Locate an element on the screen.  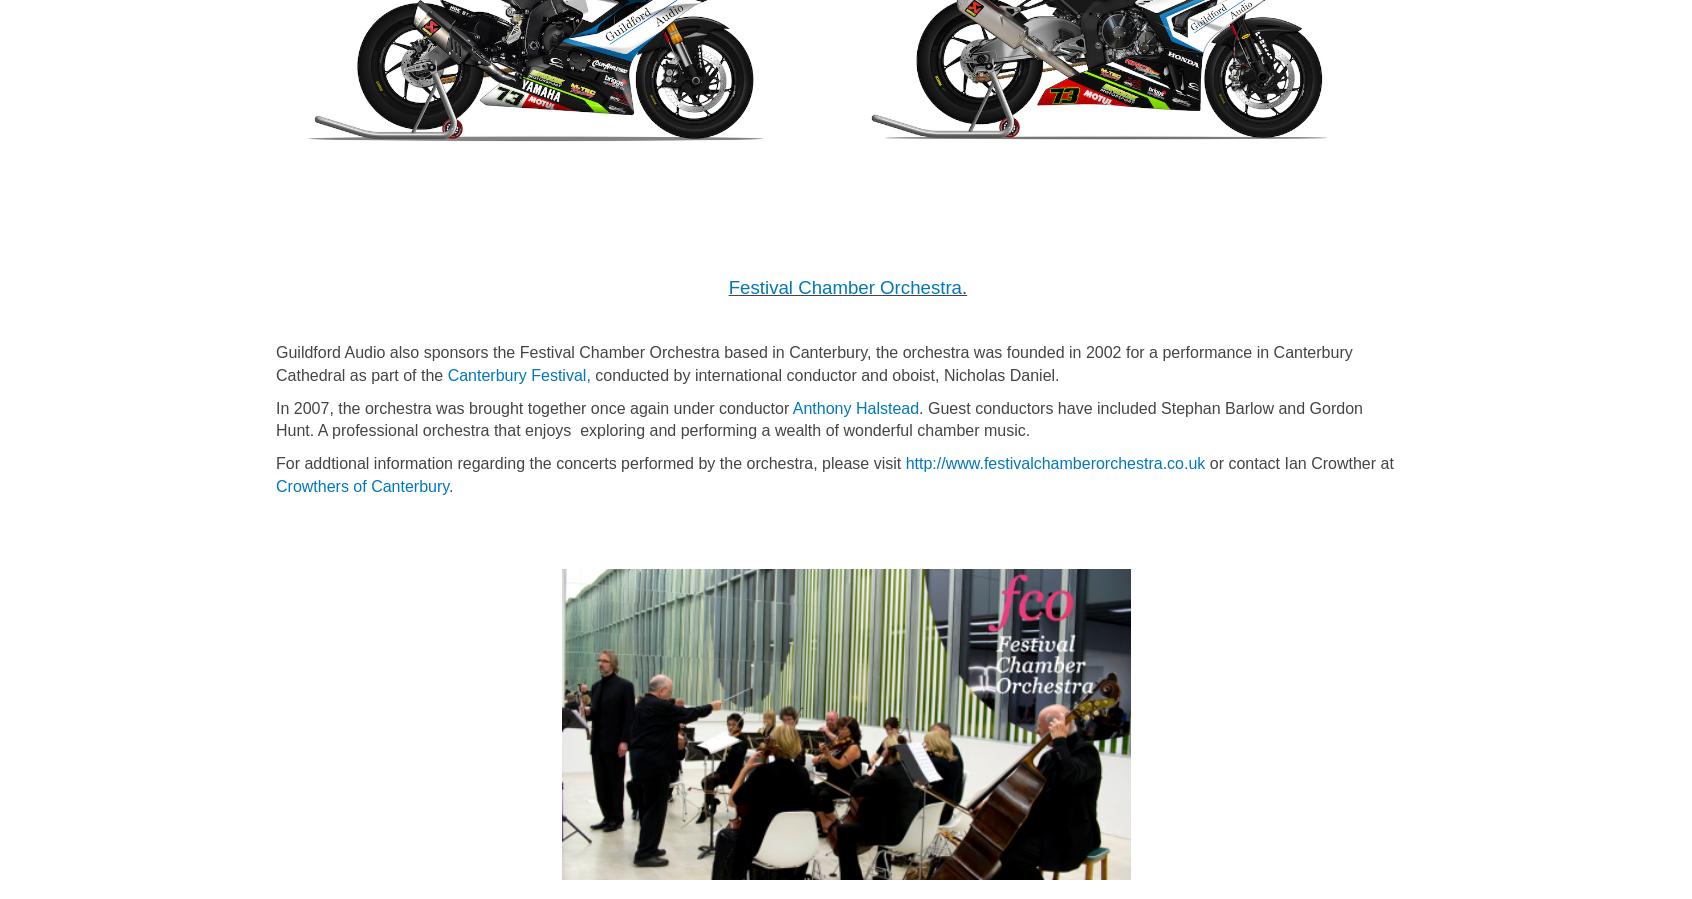
'http://www.festivalchamberorchestra.co.uk' is located at coordinates (1053, 463).